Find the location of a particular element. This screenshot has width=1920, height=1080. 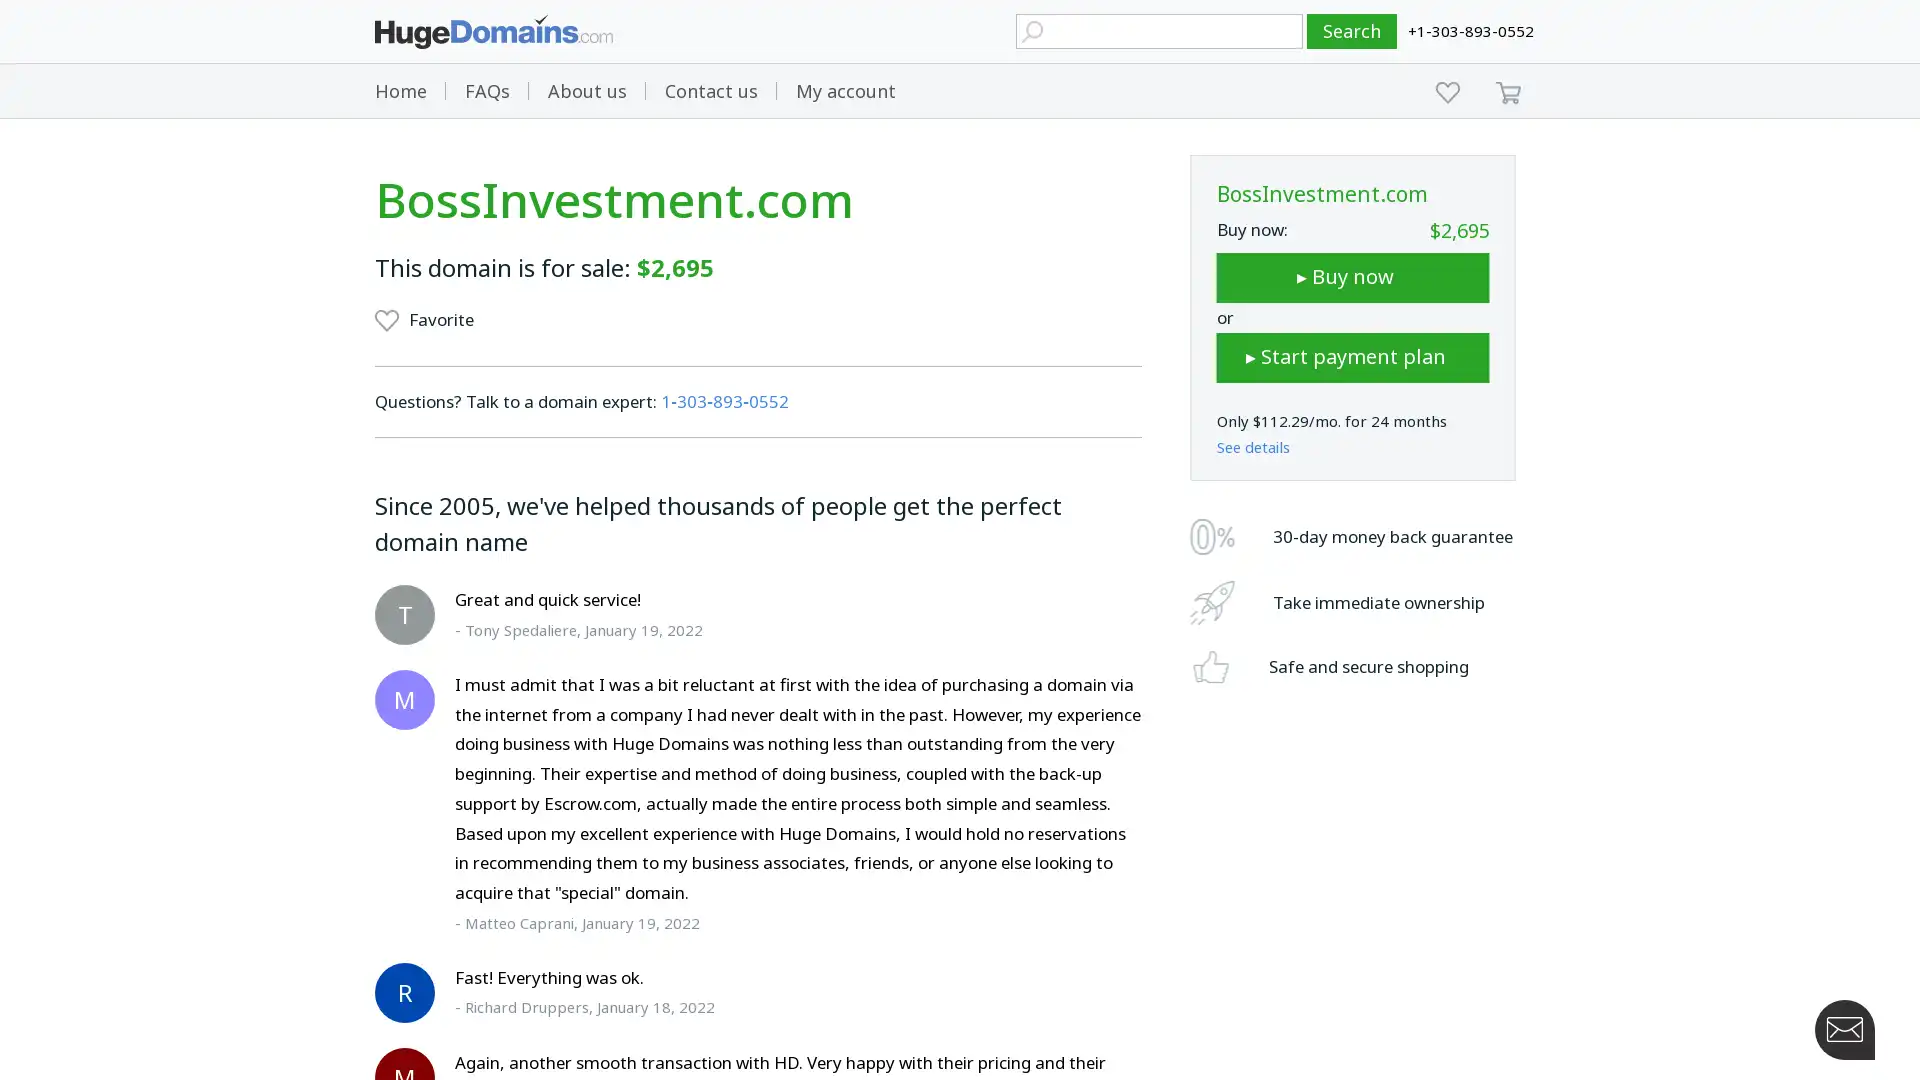

Search is located at coordinates (1352, 31).